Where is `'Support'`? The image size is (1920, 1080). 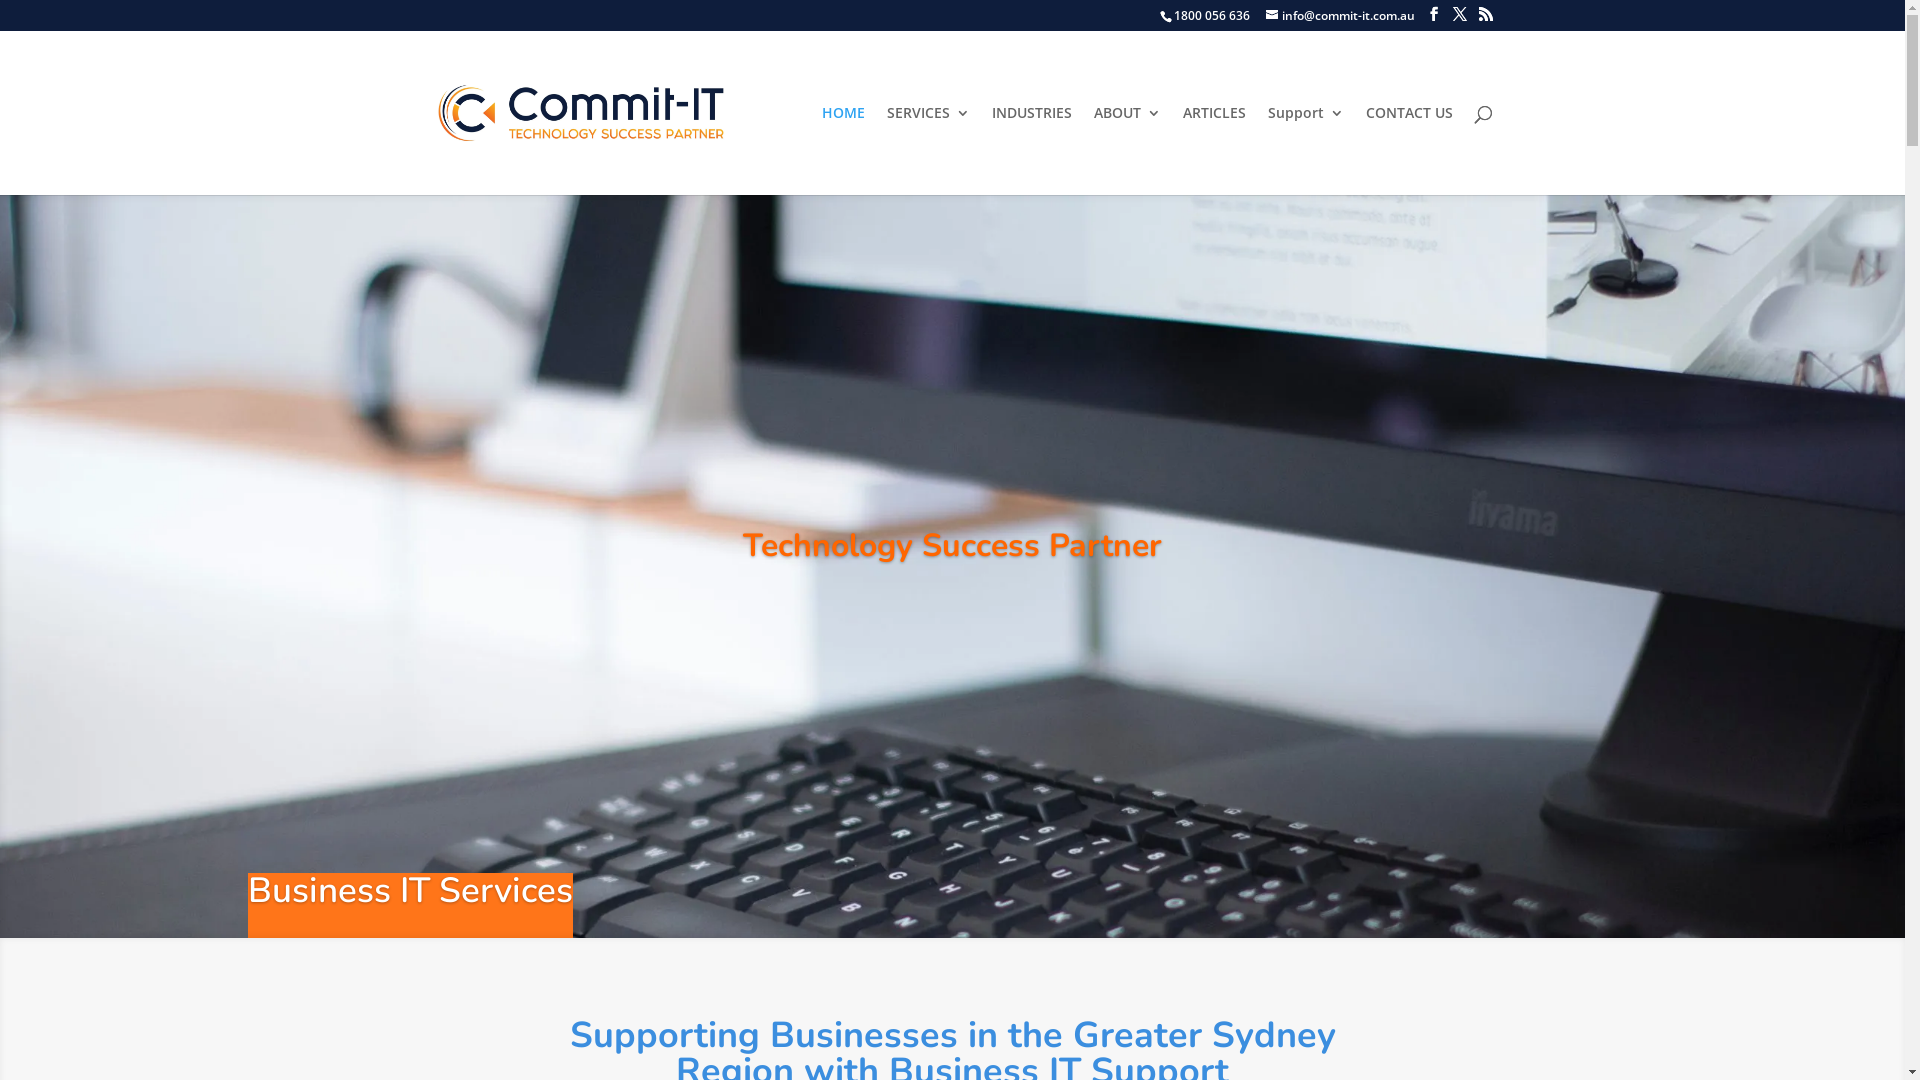
'Support' is located at coordinates (1305, 149).